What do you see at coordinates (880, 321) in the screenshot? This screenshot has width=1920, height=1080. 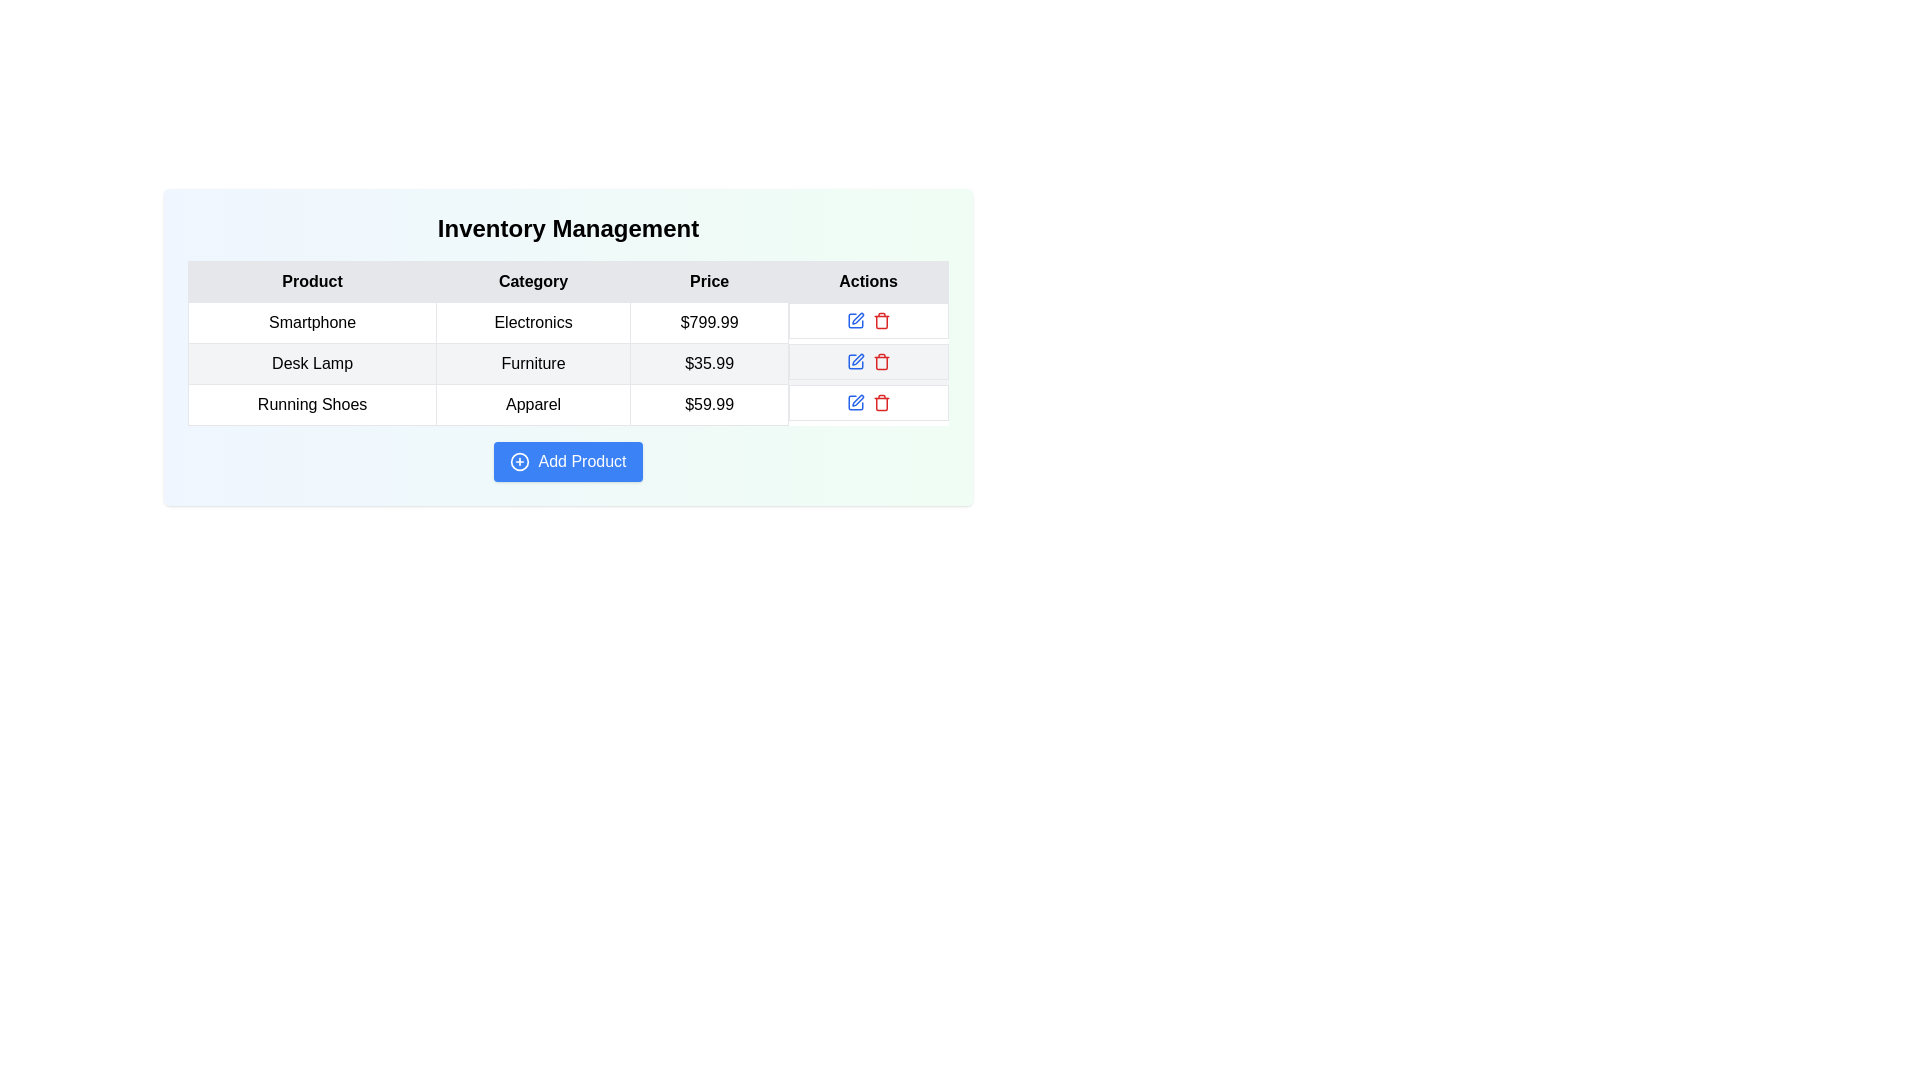 I see `the trash bin icon in the 'Actions' column of the table, specifically in the third row for 'Running Shoes'` at bounding box center [880, 321].